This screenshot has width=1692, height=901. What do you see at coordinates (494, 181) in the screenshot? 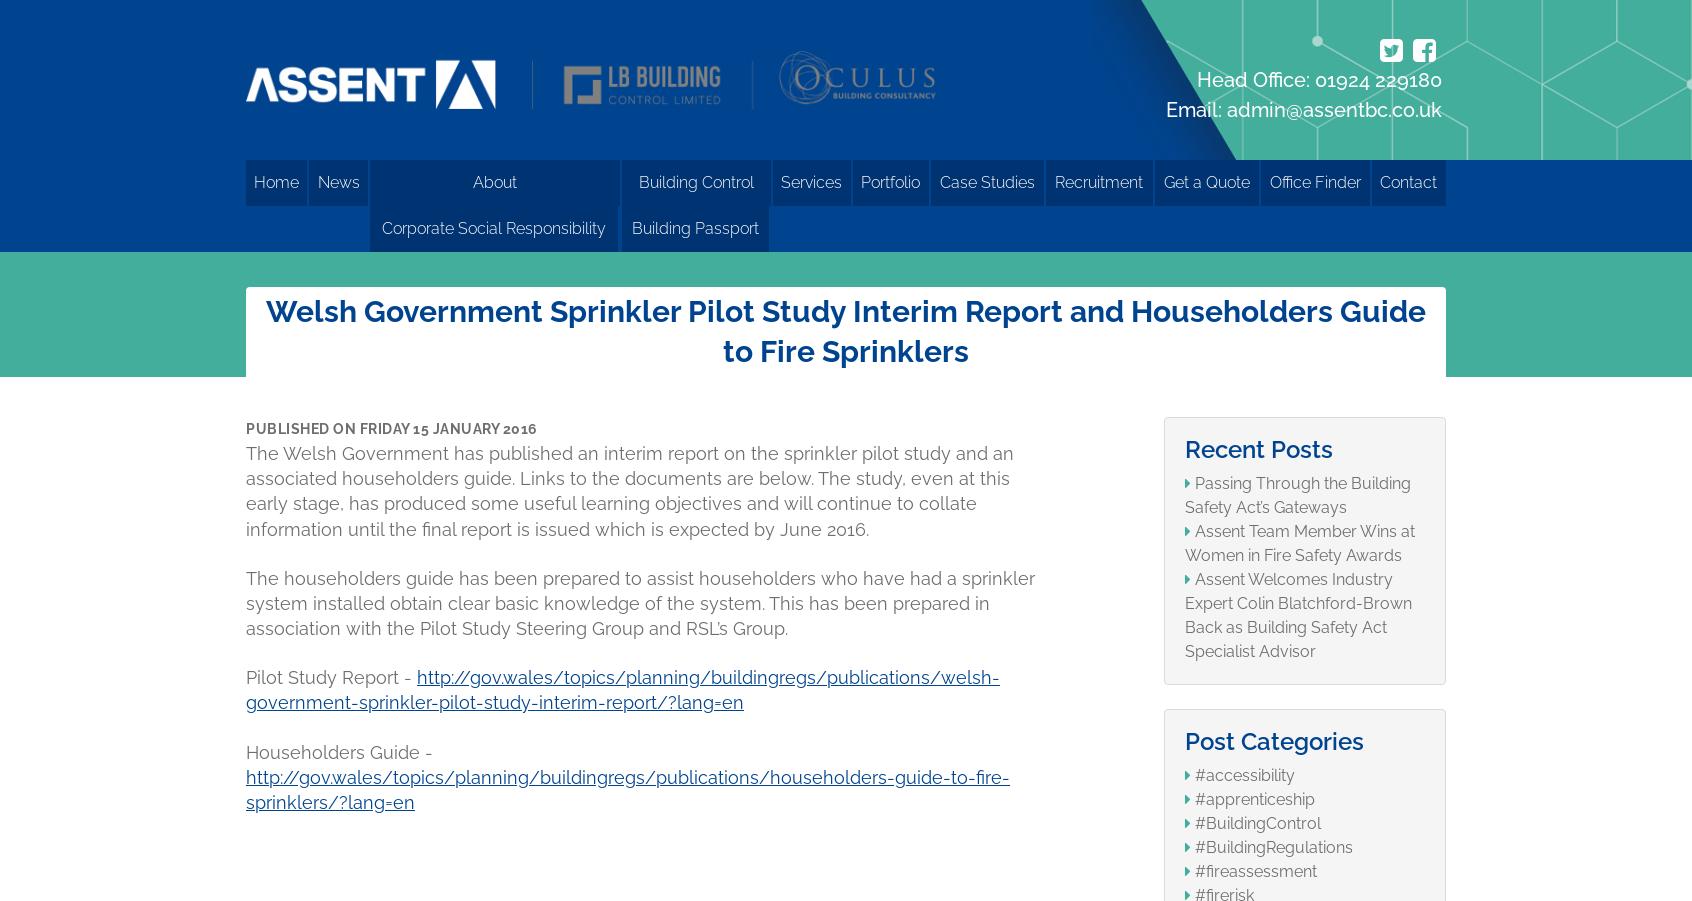
I see `'About'` at bounding box center [494, 181].